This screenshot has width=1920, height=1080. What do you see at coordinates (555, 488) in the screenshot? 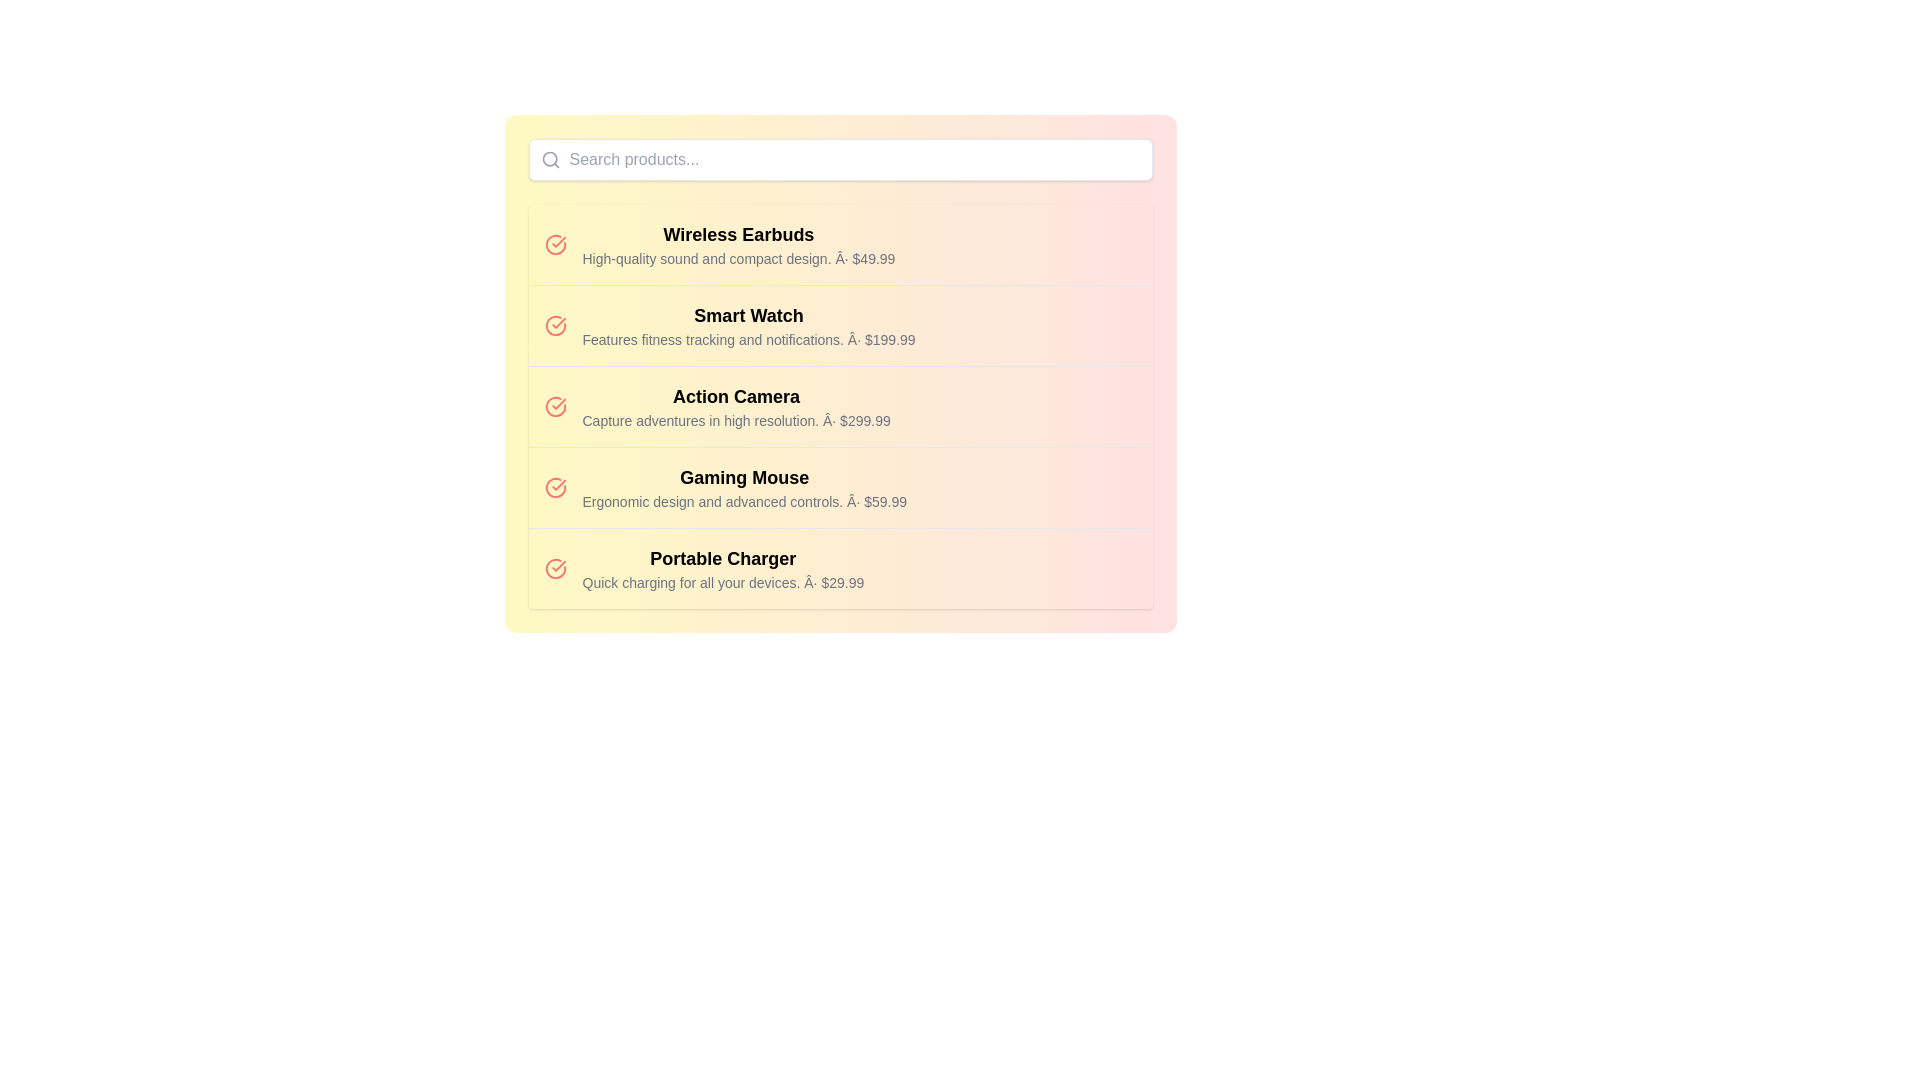
I see `the visual indicator icon on the leftmost side of the row for the 'Gaming Mouse' to change its state` at bounding box center [555, 488].